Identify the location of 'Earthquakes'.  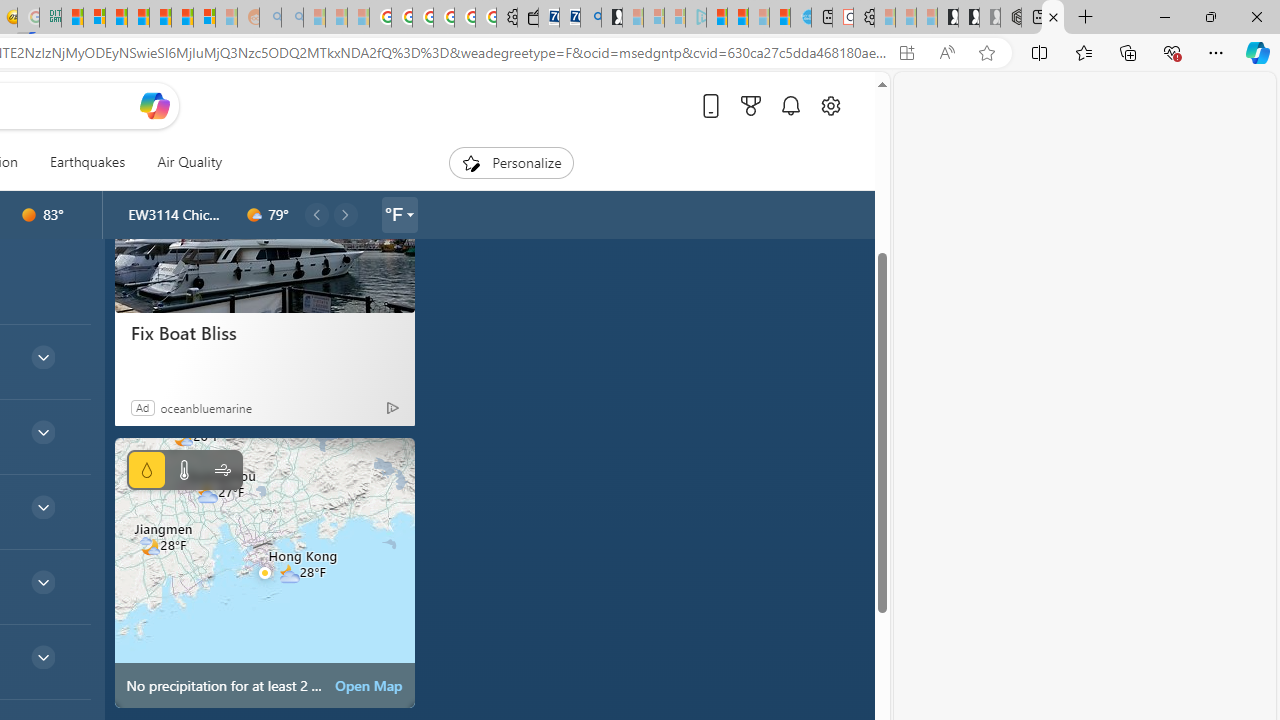
(86, 162).